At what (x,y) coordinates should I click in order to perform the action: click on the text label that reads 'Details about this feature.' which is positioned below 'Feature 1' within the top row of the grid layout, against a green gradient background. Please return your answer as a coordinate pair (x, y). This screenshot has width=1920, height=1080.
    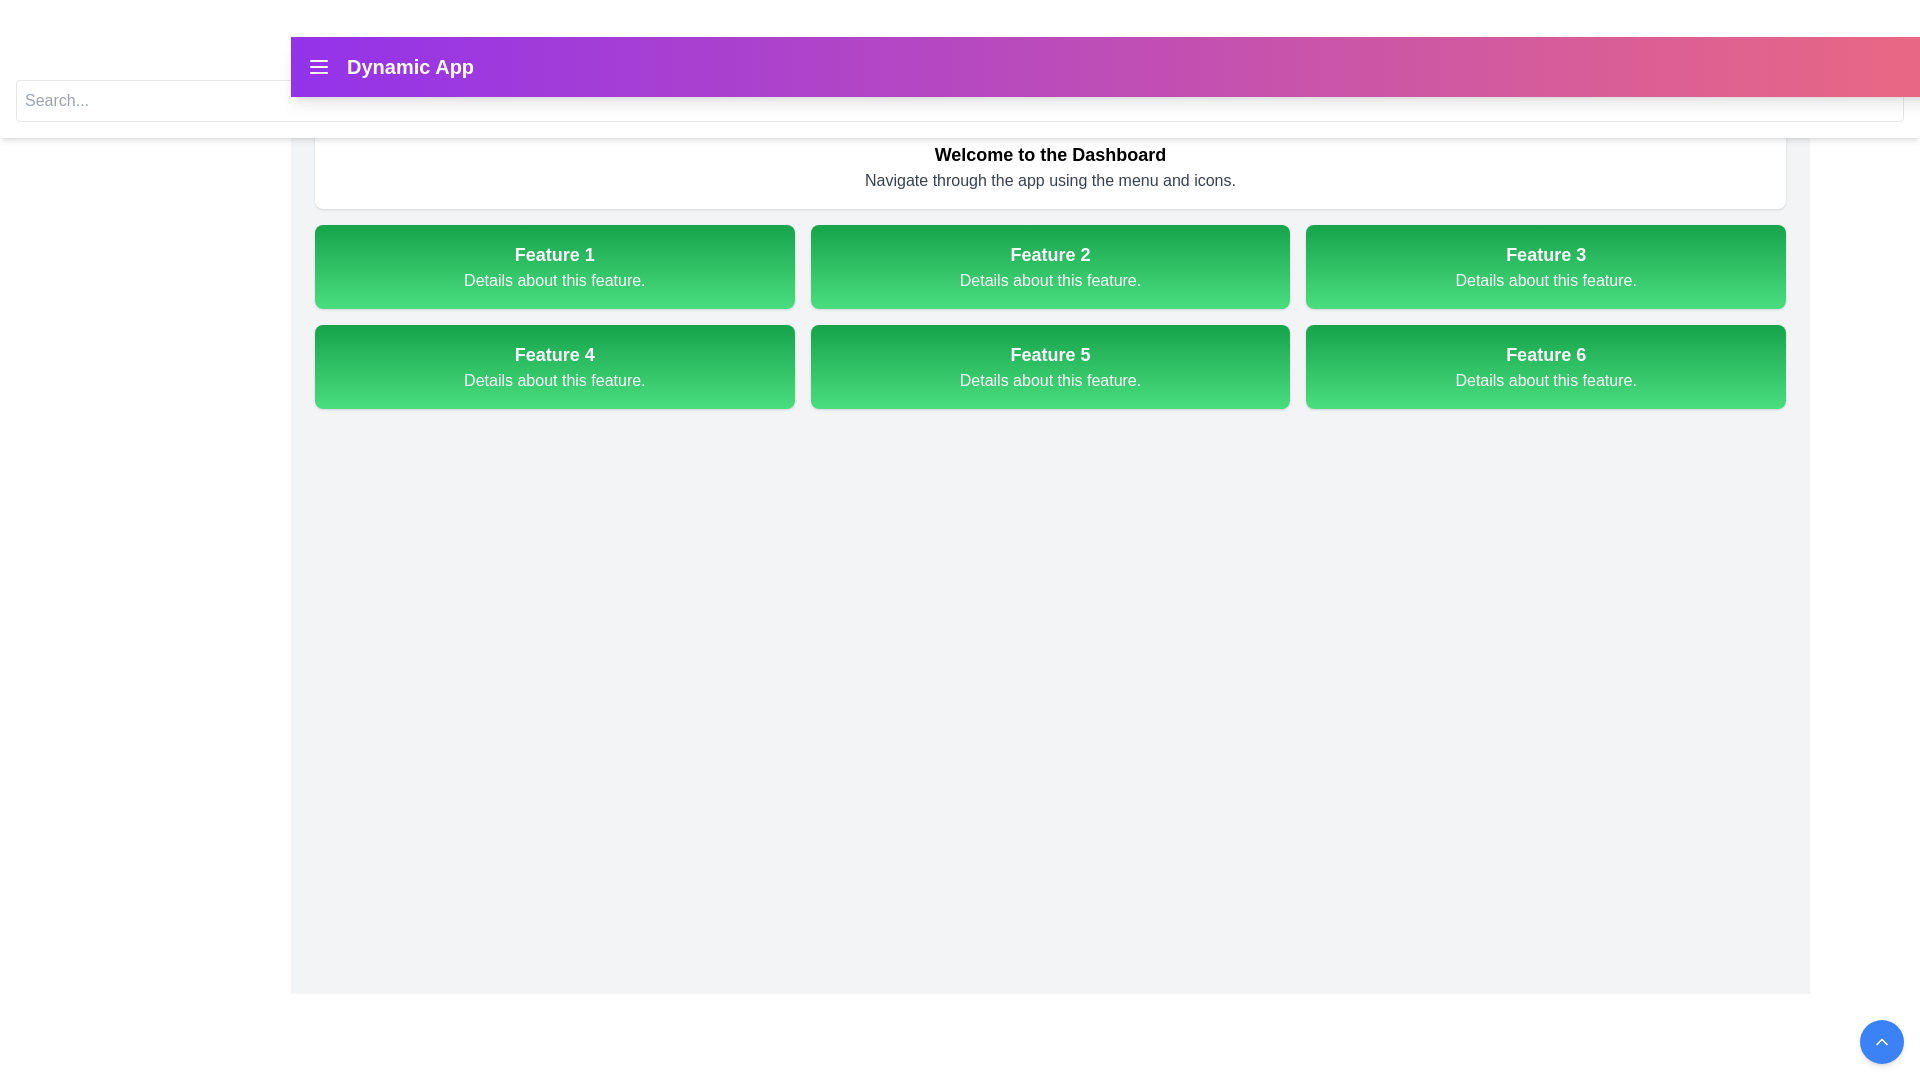
    Looking at the image, I should click on (554, 281).